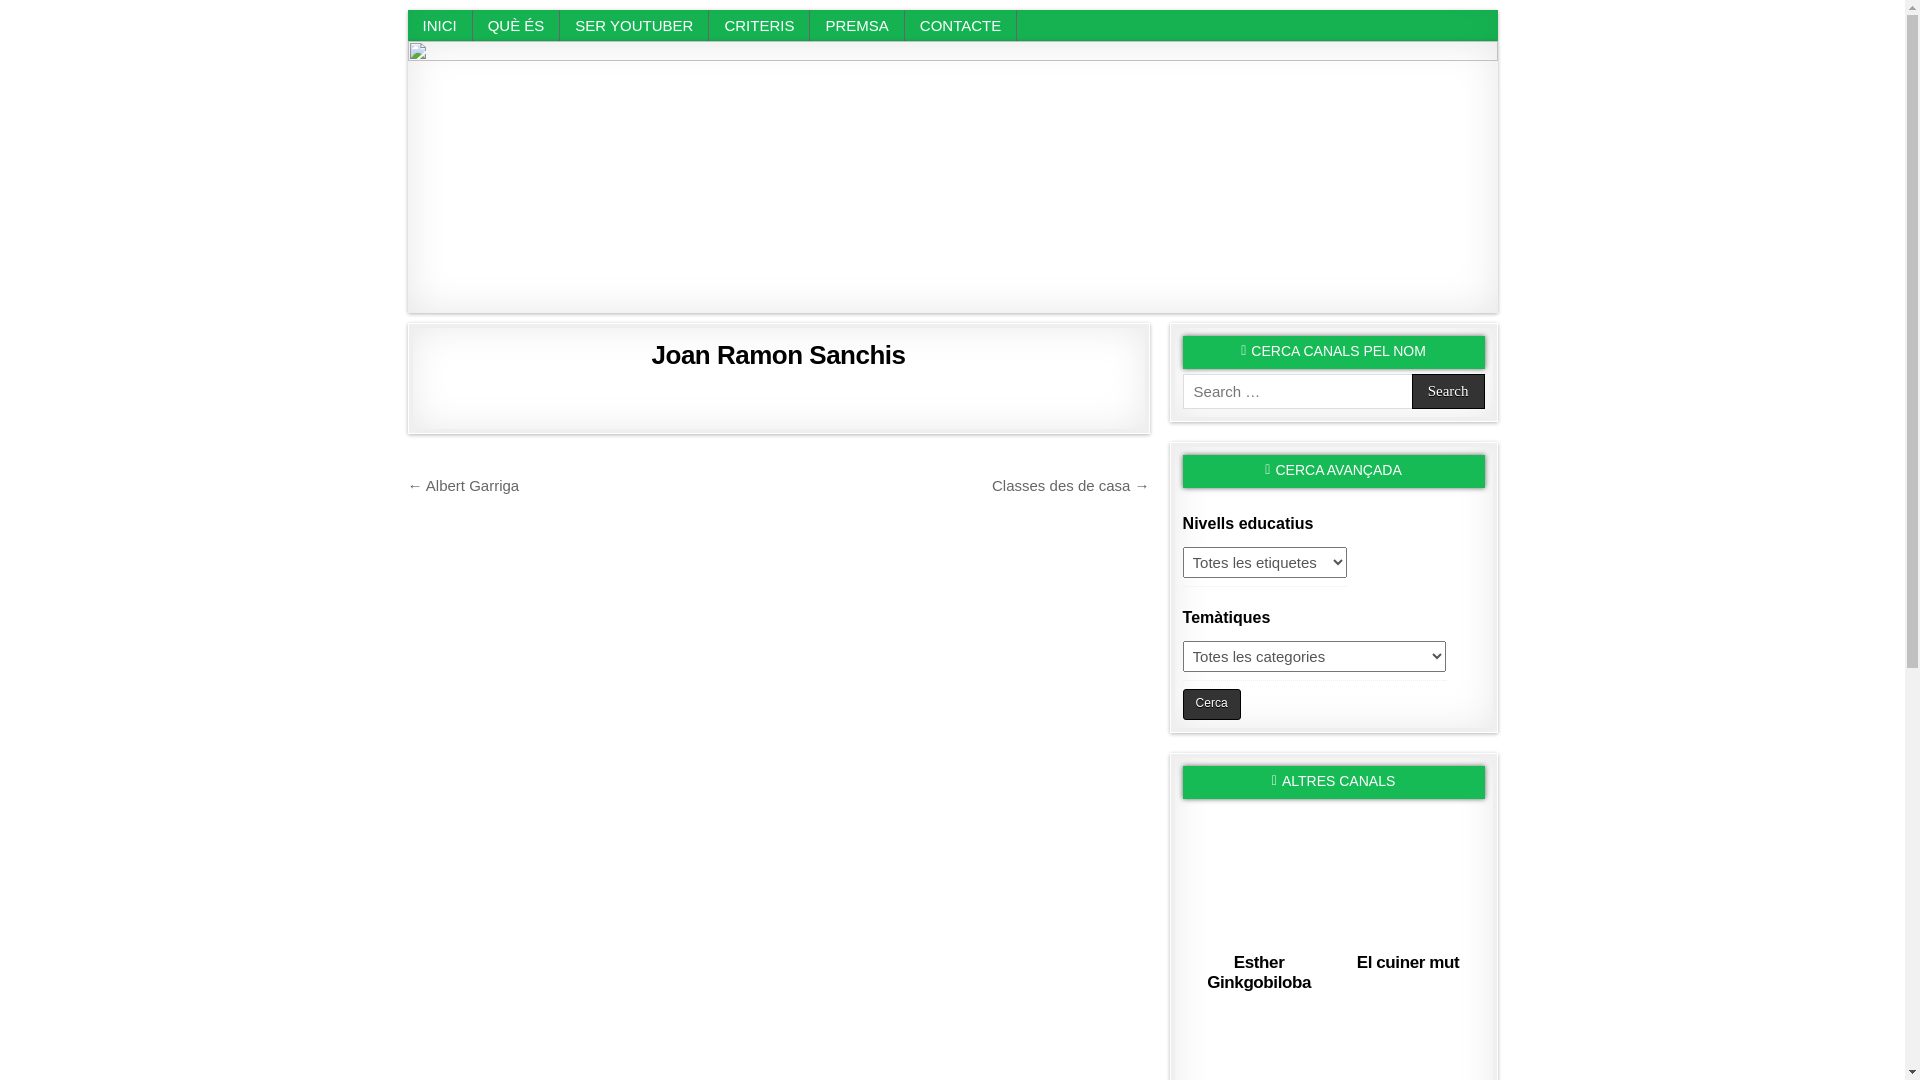 The image size is (1920, 1080). I want to click on 'Cerca', so click(1210, 703).